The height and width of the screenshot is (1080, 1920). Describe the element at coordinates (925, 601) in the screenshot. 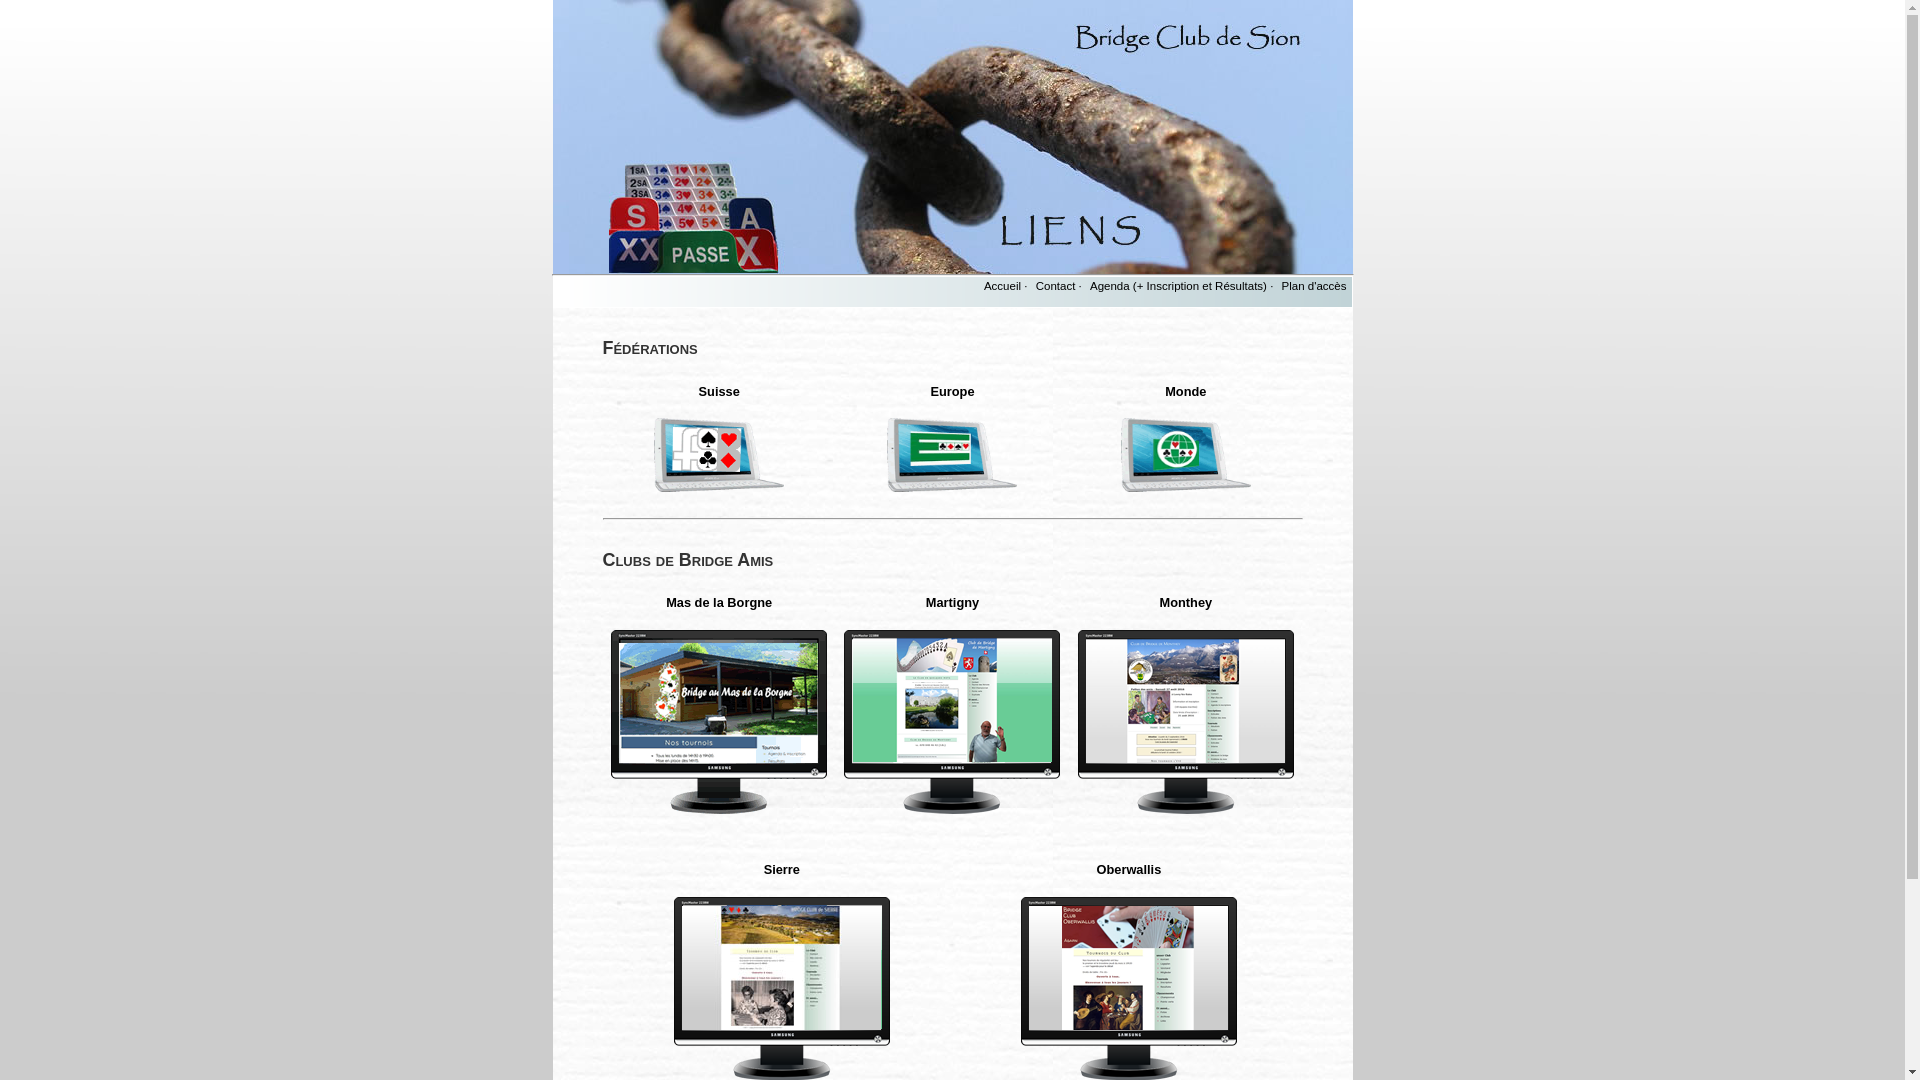

I see `'Martigny'` at that location.